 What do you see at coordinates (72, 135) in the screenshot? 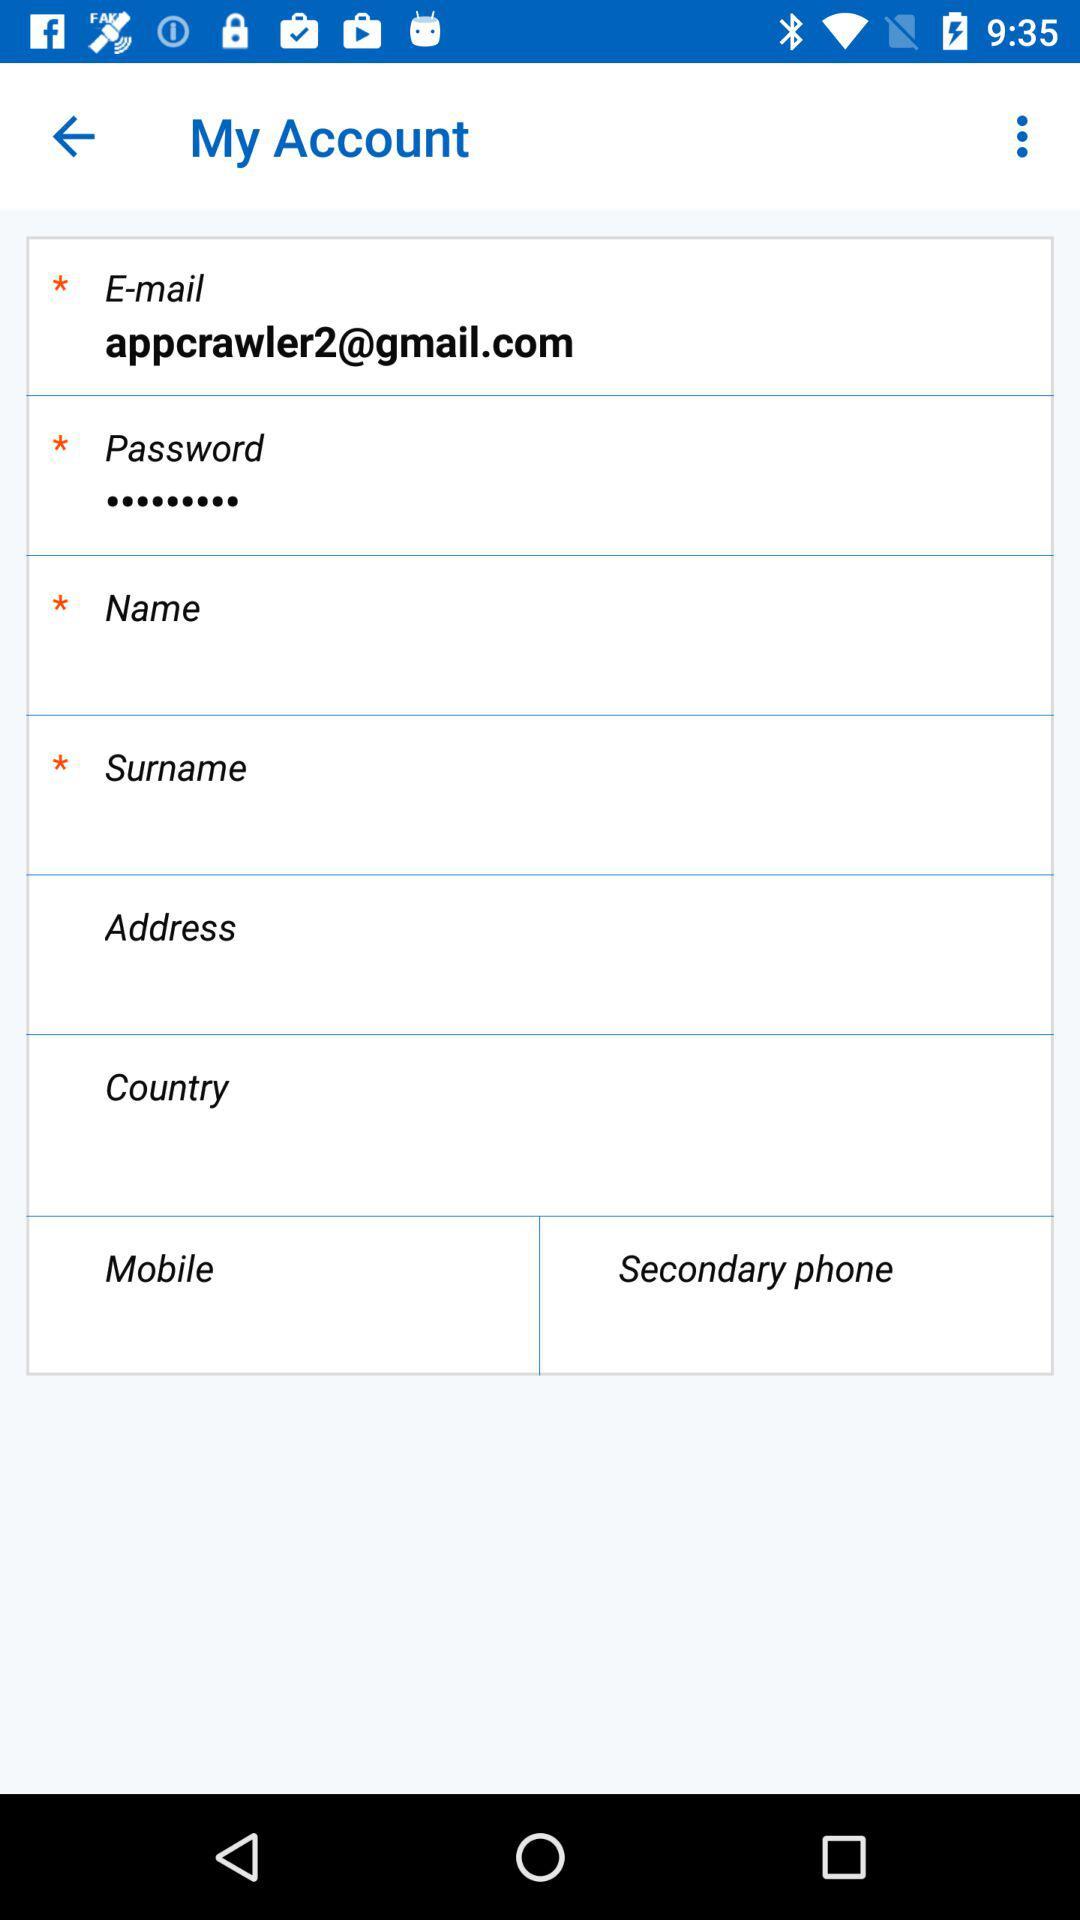
I see `the icon to the left of my account icon` at bounding box center [72, 135].